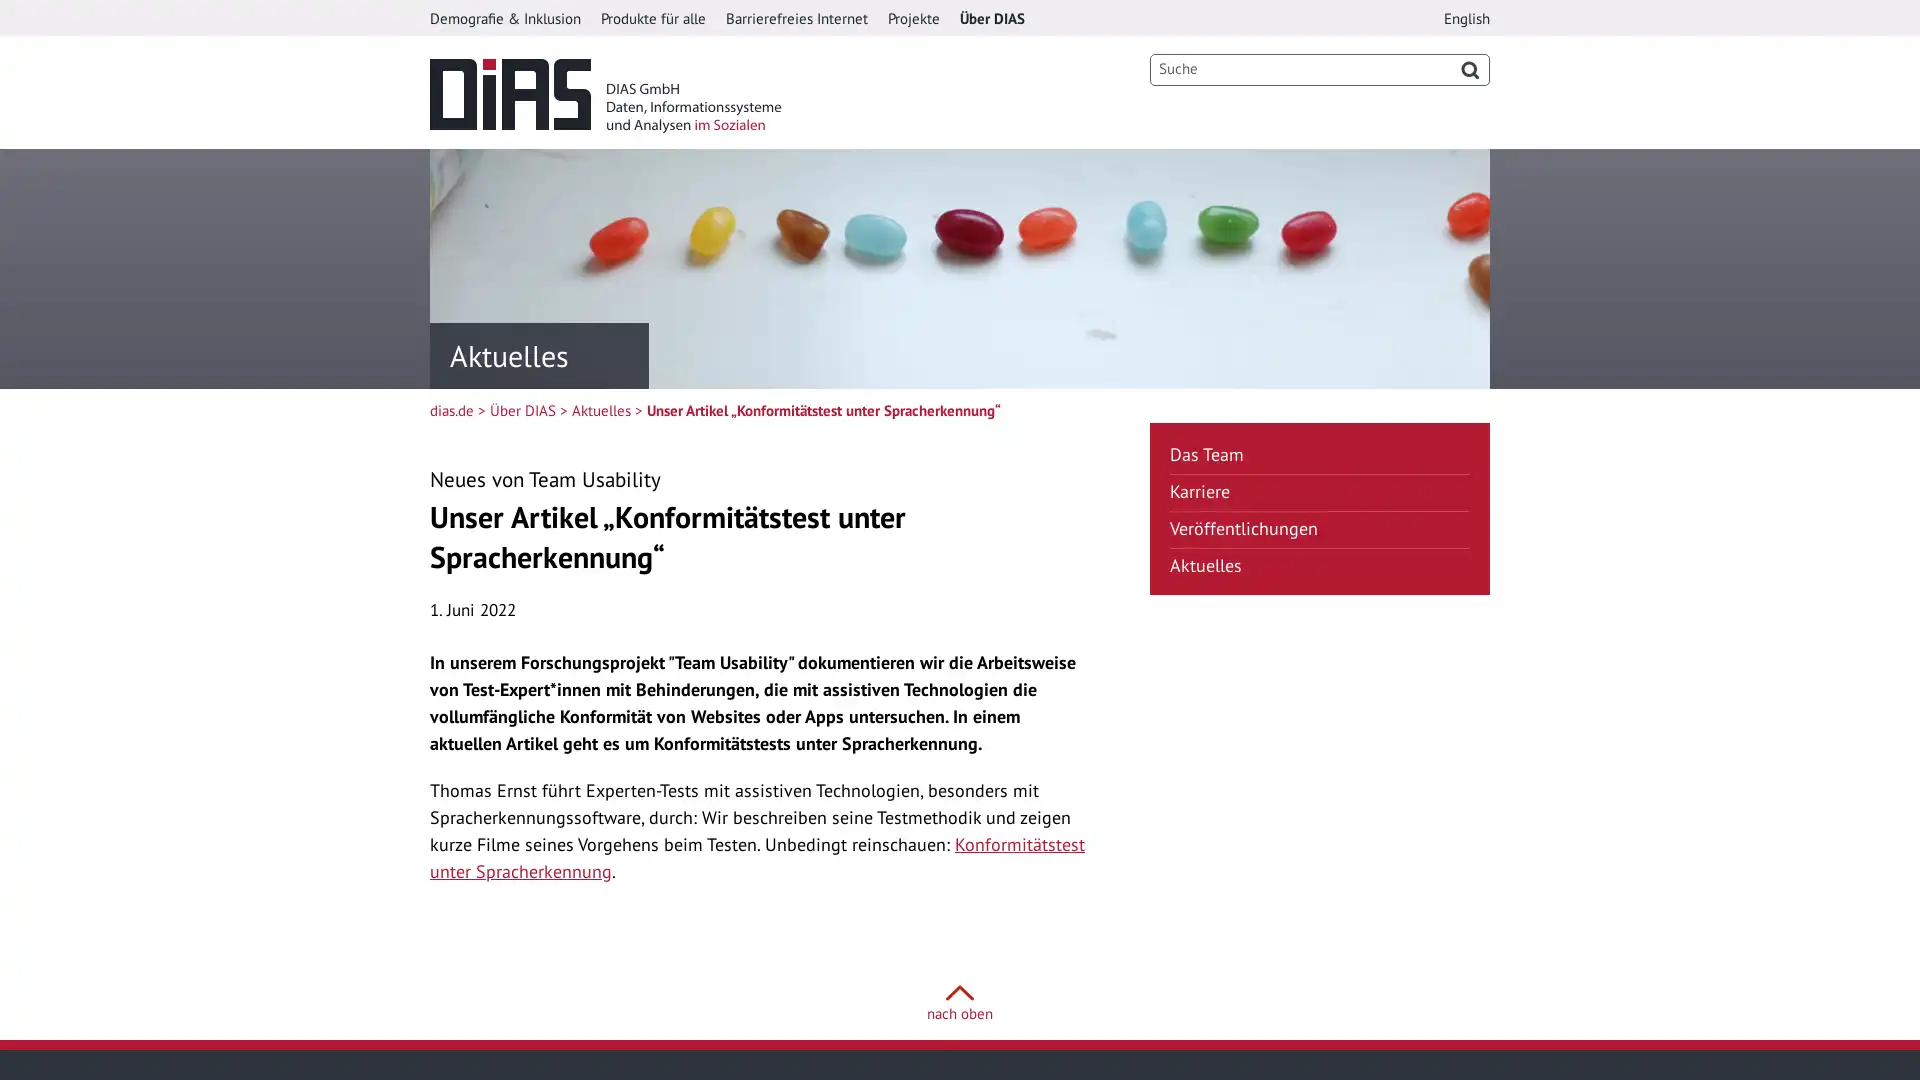  Describe the element at coordinates (1469, 68) in the screenshot. I see `Suche starten` at that location.